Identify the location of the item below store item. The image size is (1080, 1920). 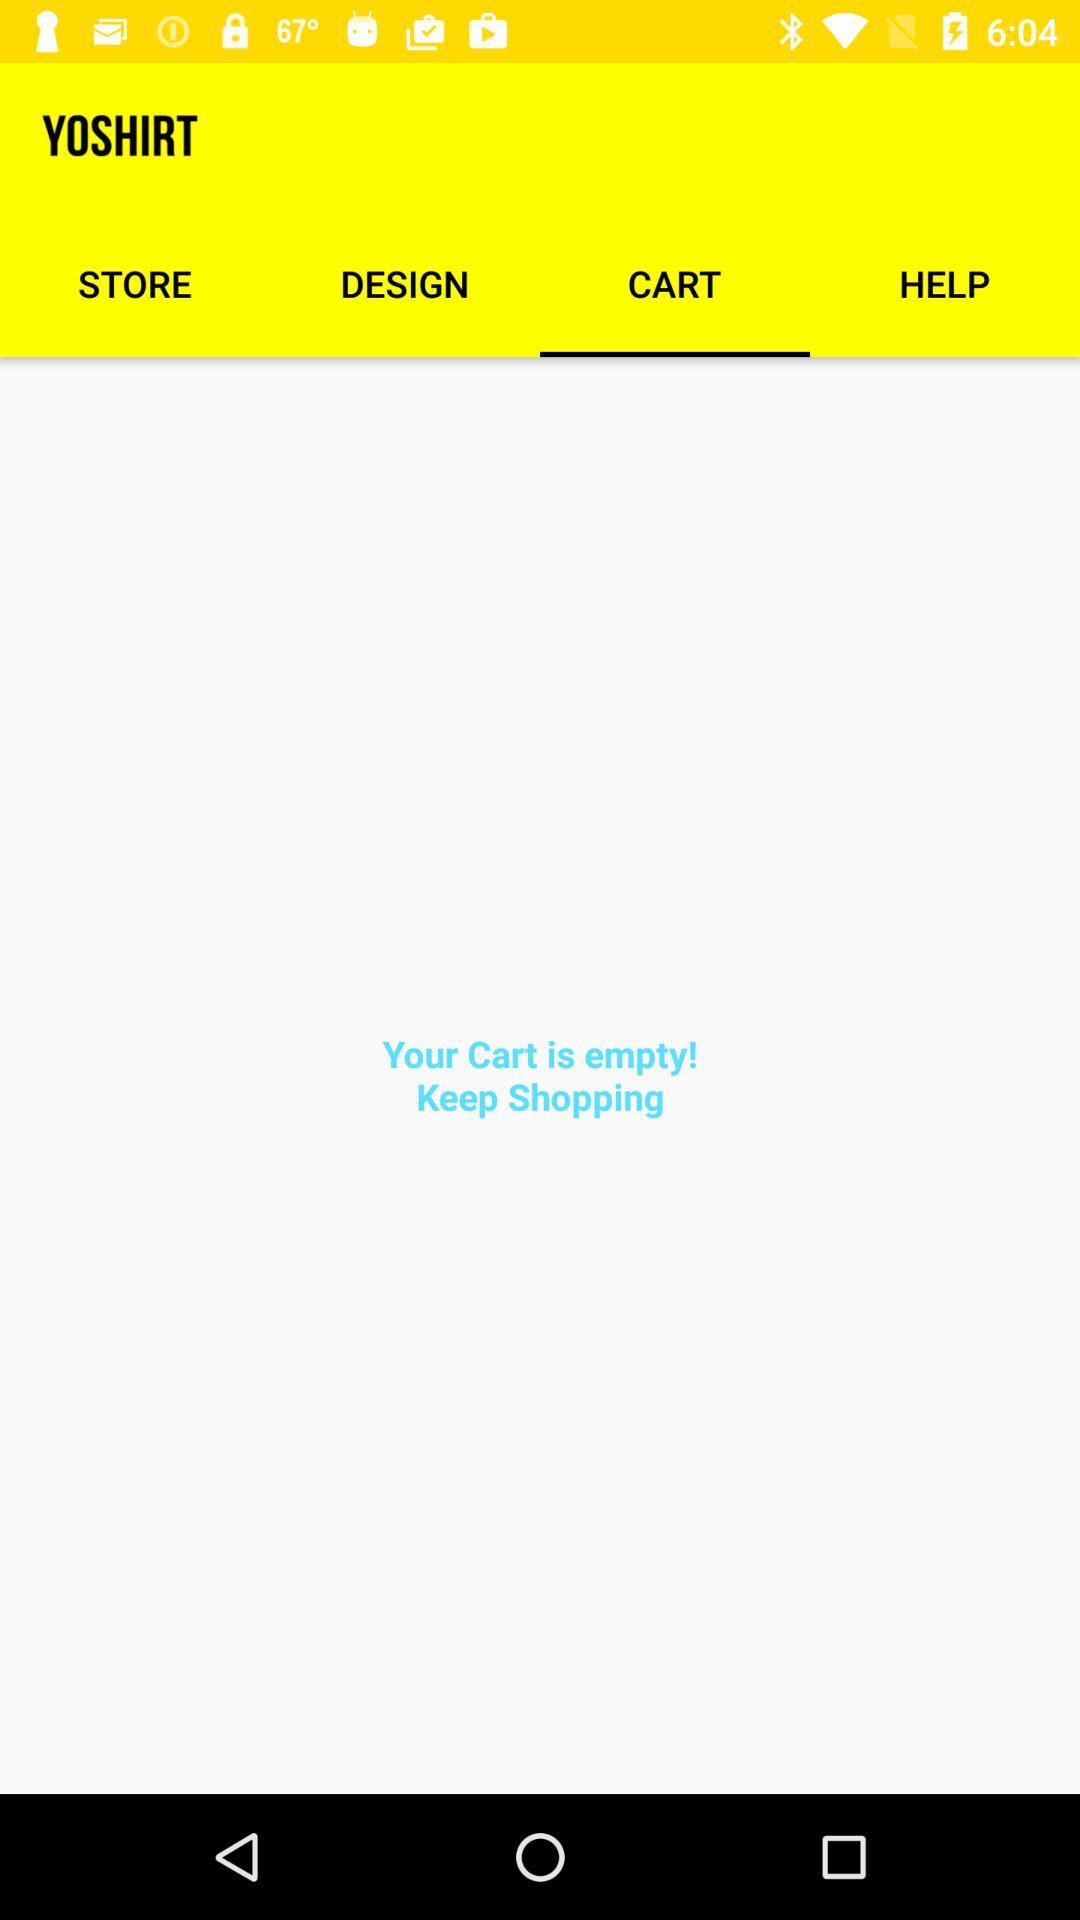
(540, 1074).